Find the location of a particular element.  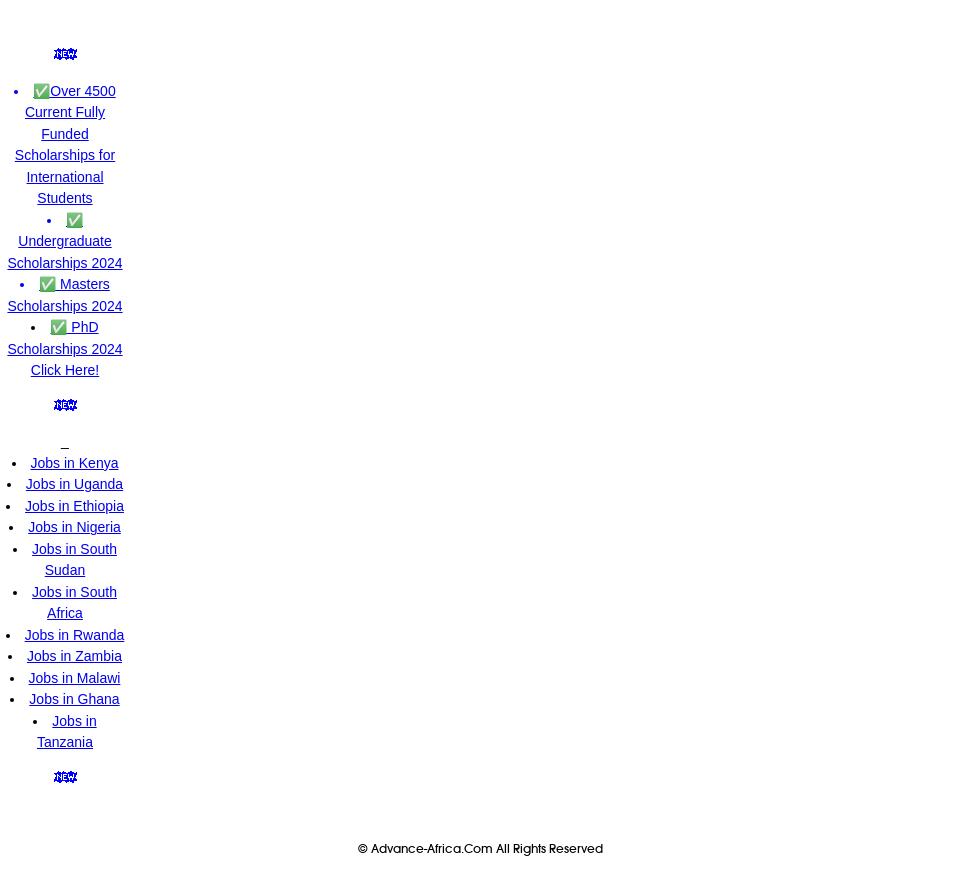

'Jobs in Nigeria' is located at coordinates (27, 527).